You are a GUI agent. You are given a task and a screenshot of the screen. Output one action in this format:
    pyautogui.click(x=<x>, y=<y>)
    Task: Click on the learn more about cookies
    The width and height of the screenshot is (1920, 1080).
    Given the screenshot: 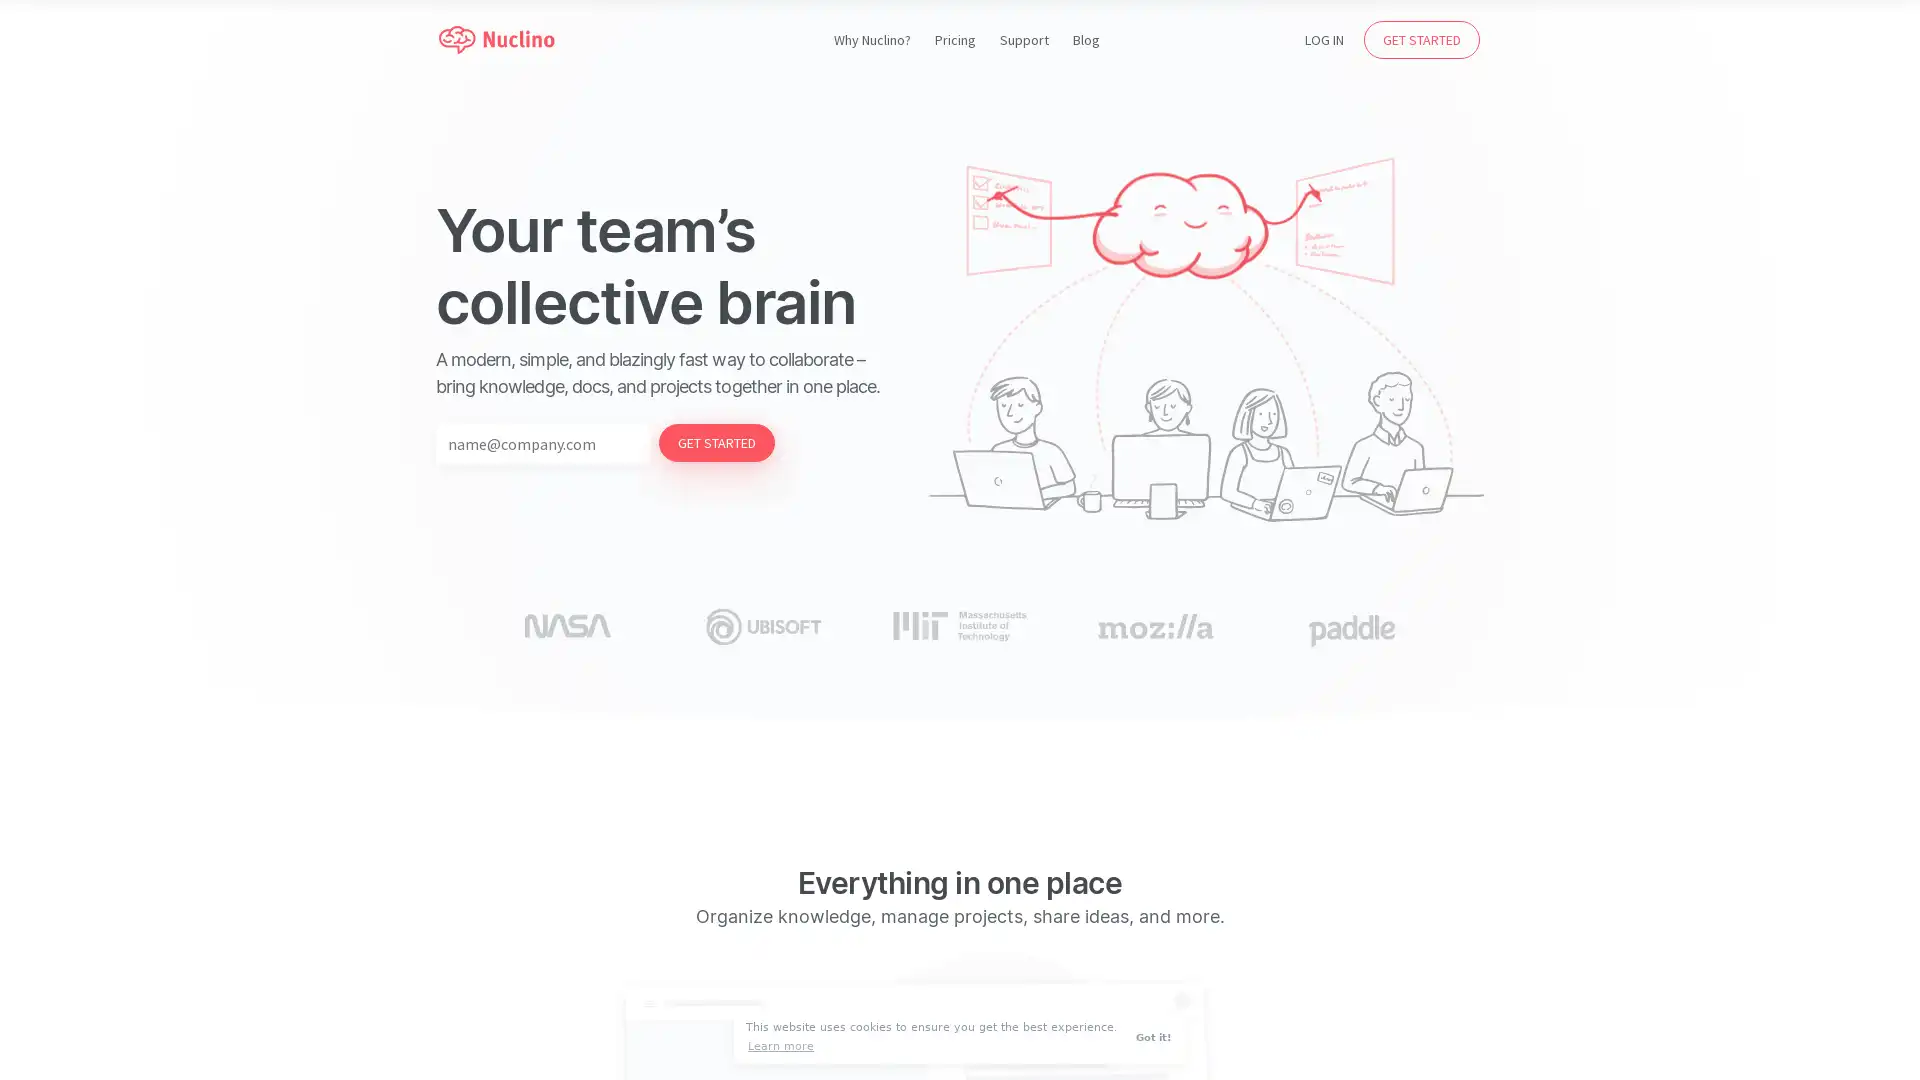 What is the action you would take?
    pyautogui.click(x=780, y=1045)
    